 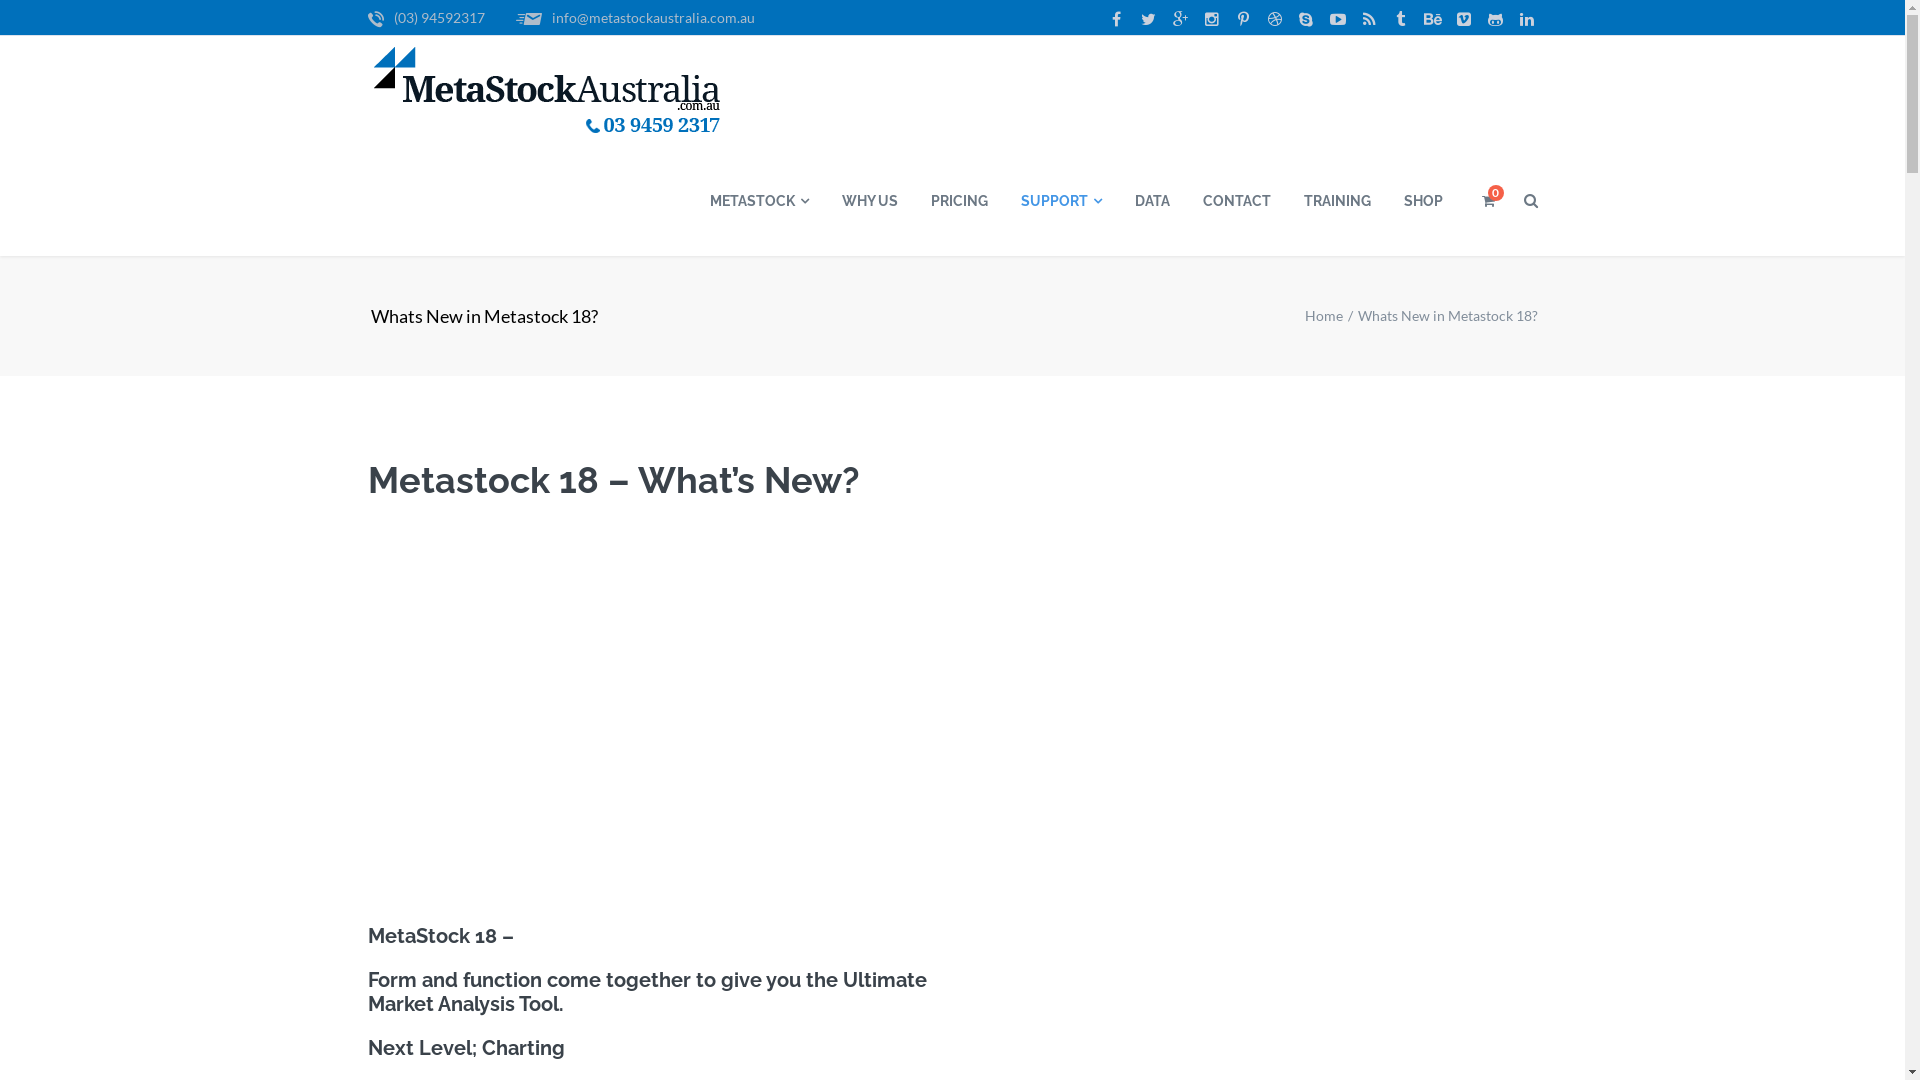 What do you see at coordinates (1235, 200) in the screenshot?
I see `'CONTACT'` at bounding box center [1235, 200].